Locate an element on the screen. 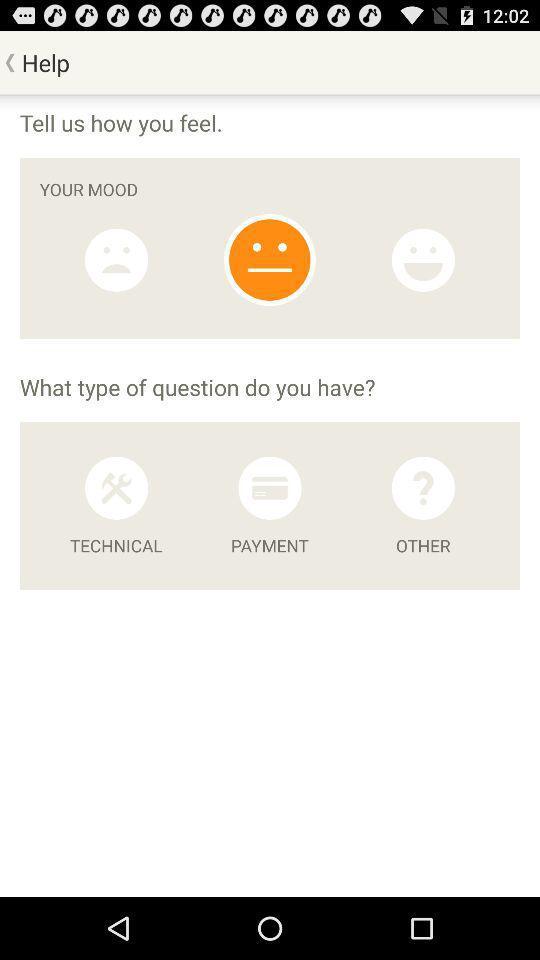  the help icon is located at coordinates (422, 521).